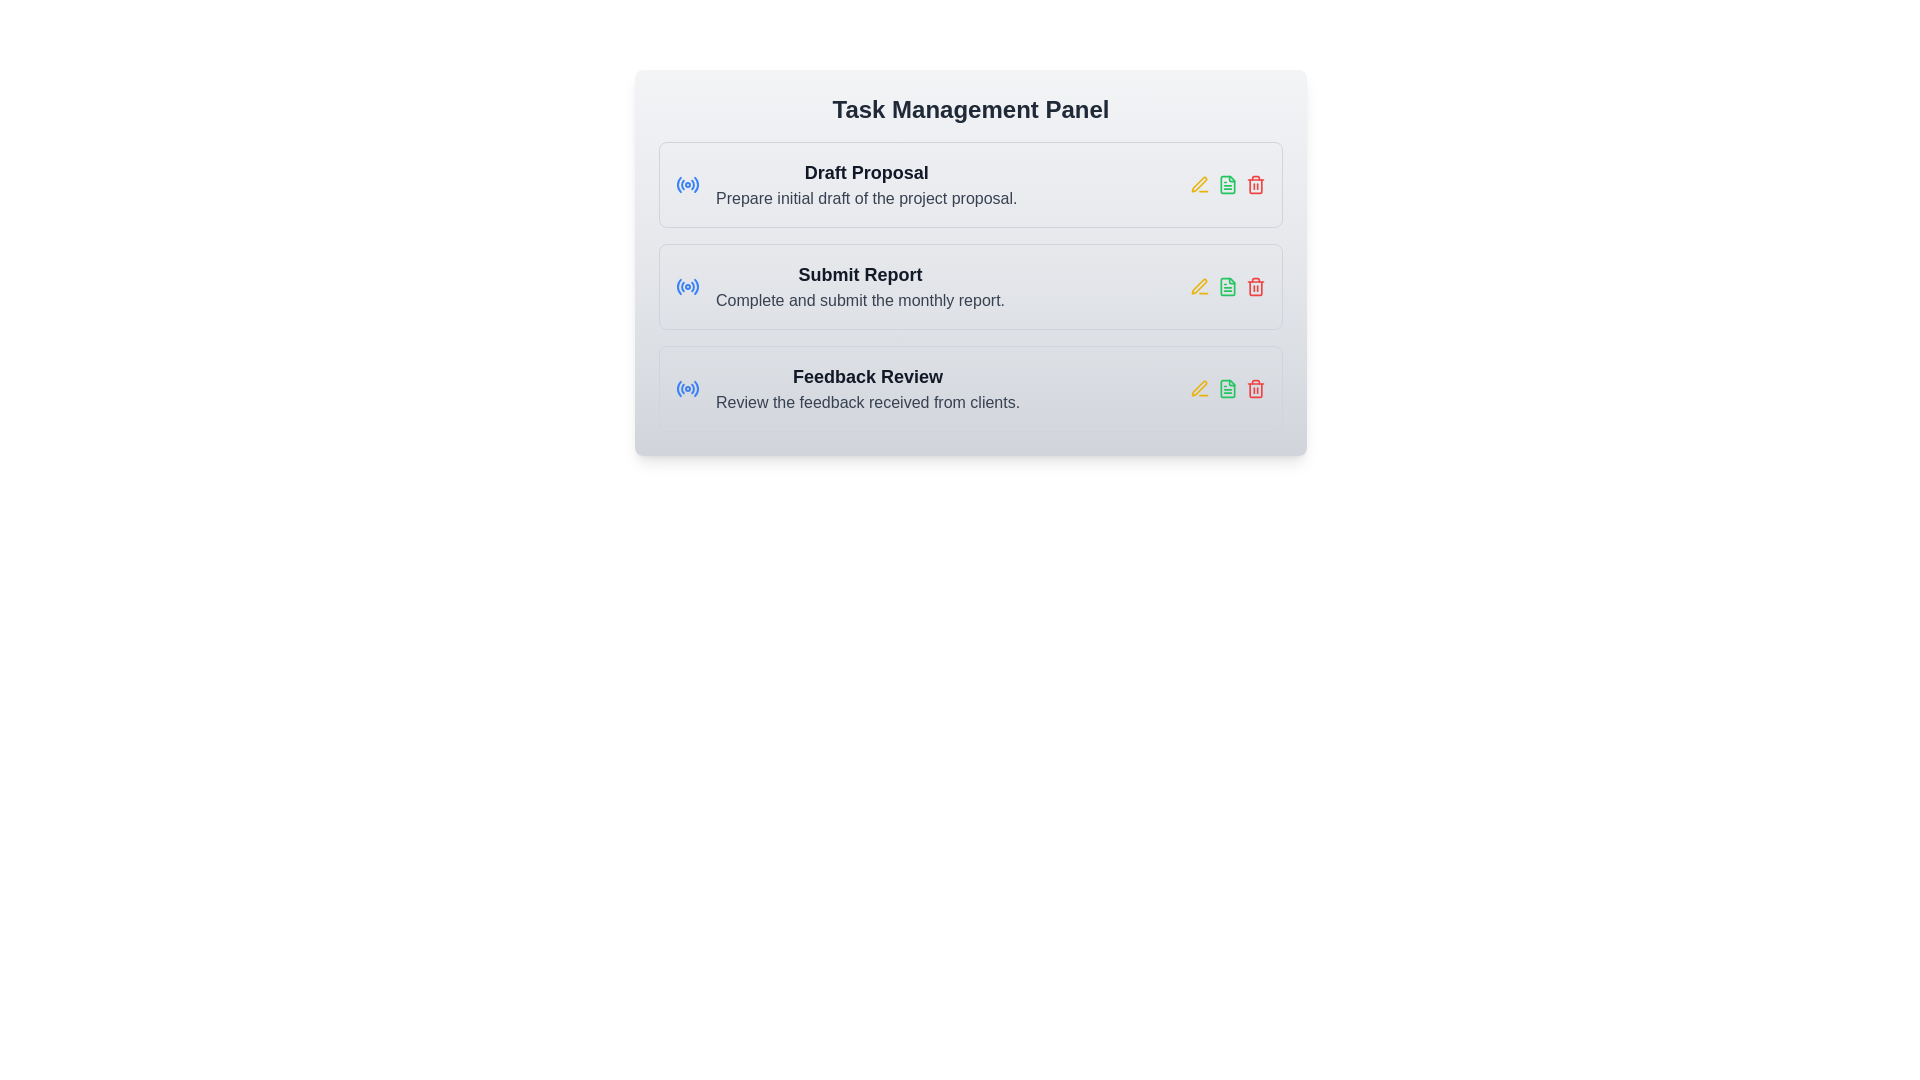 This screenshot has width=1920, height=1080. Describe the element at coordinates (840, 286) in the screenshot. I see `text content of the task management item labeled 'Submit Report' with the subtitle 'Complete and submit the monthly report.'` at that location.